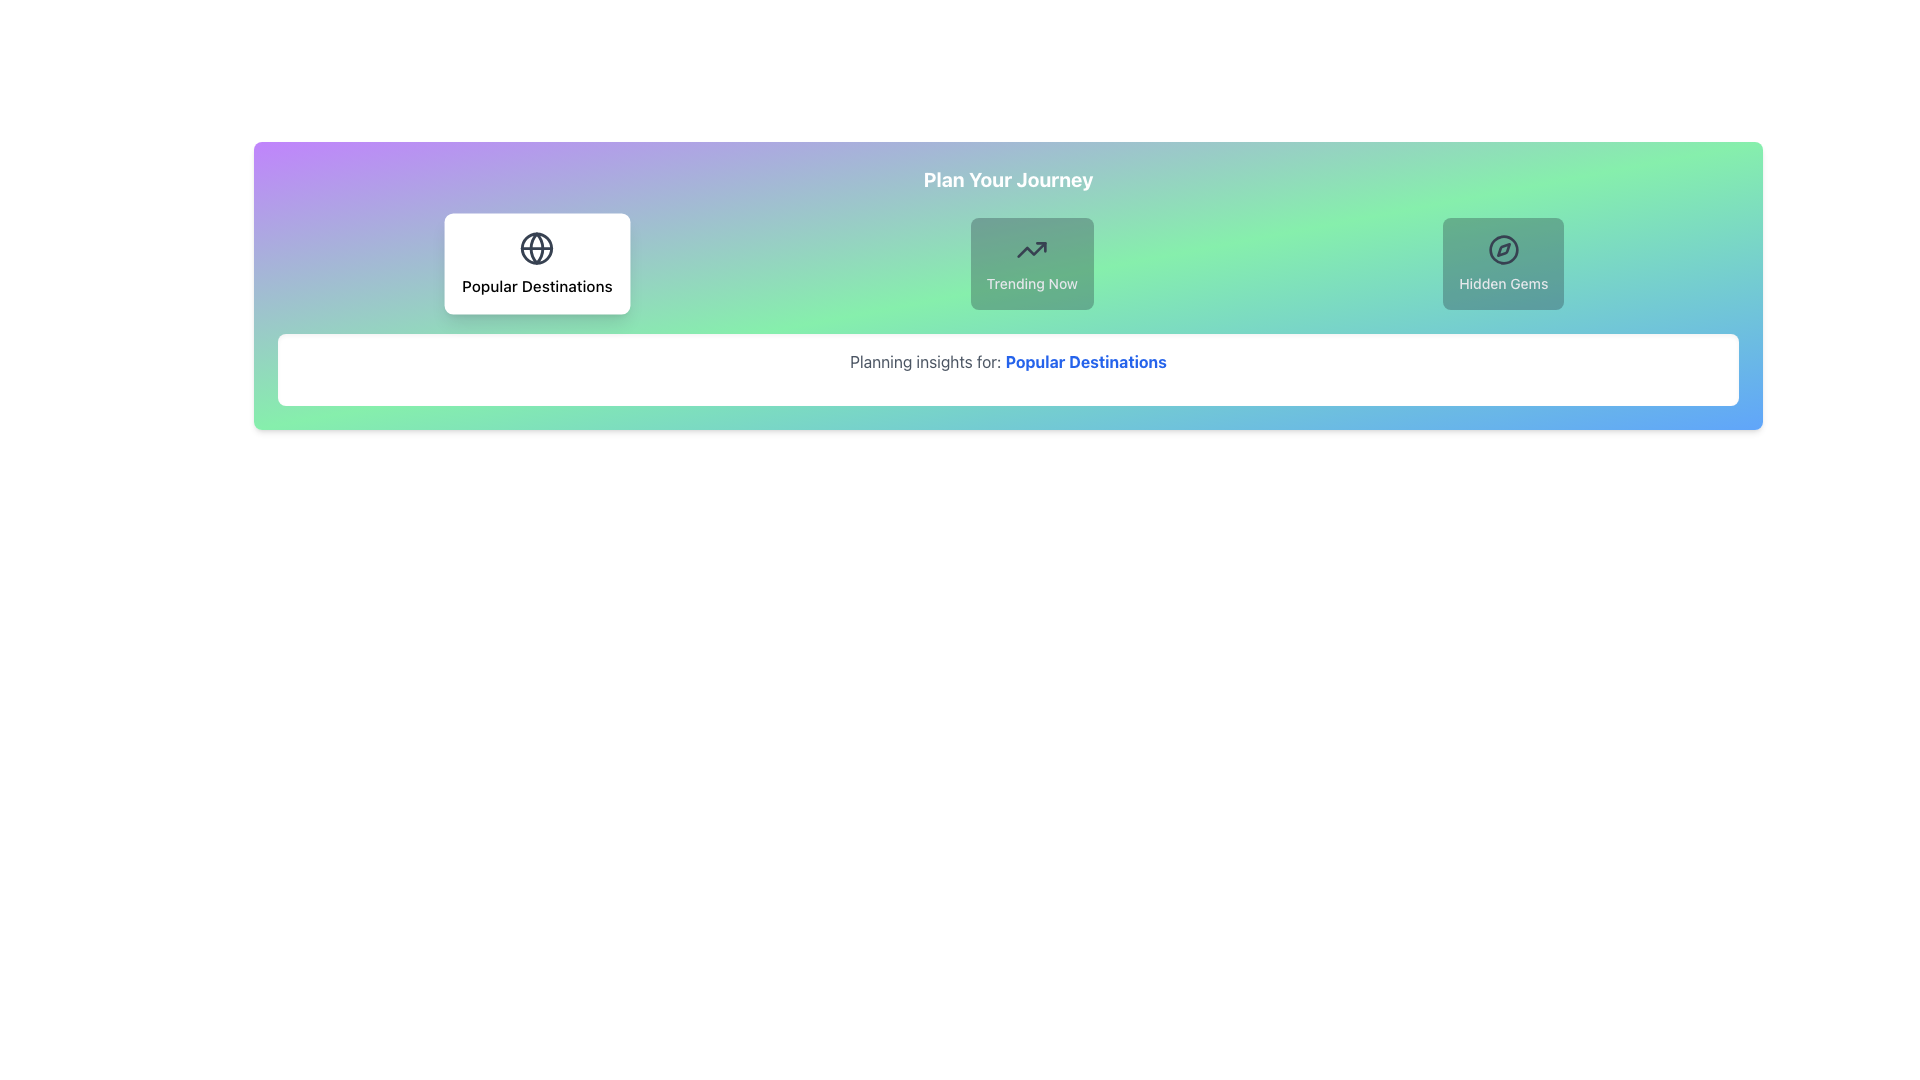  Describe the element at coordinates (1032, 262) in the screenshot. I see `the 'Trending Now' button located under the 'Plan Your Journey' group` at that location.